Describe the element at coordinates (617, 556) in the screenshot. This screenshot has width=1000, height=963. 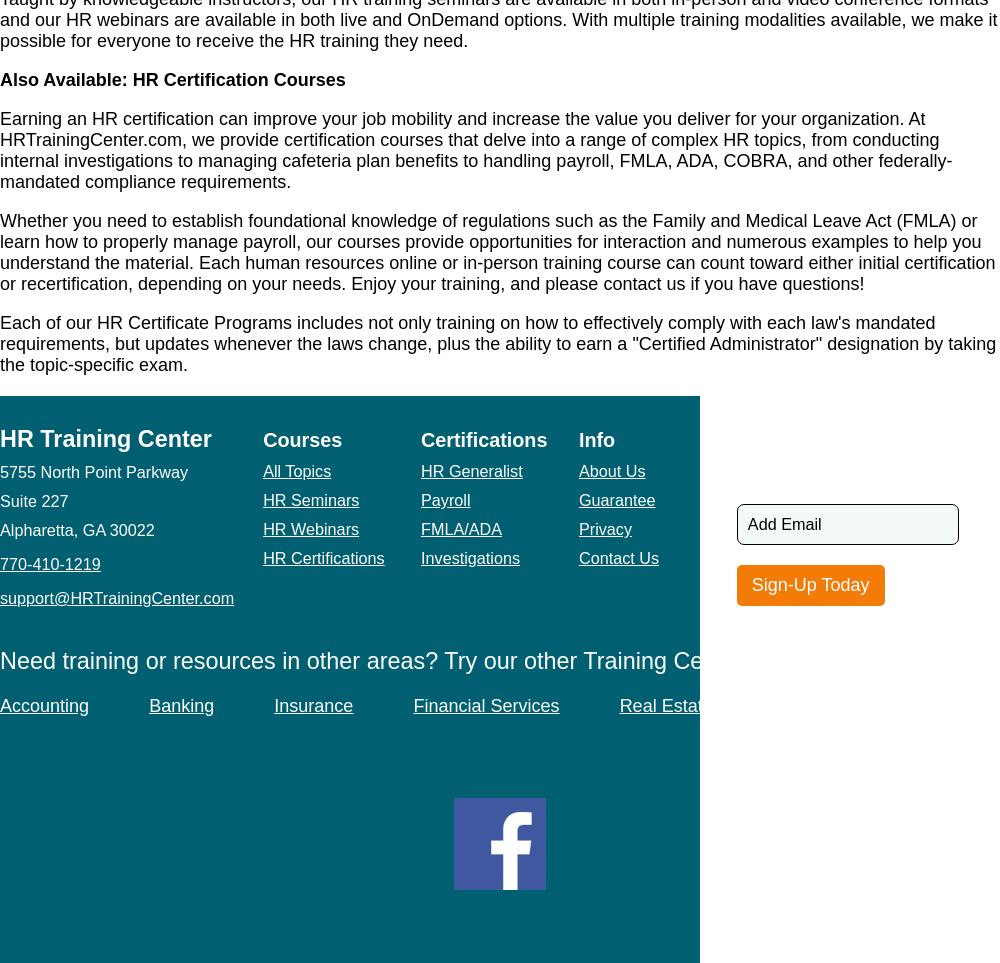
I see `'Contact Us'` at that location.